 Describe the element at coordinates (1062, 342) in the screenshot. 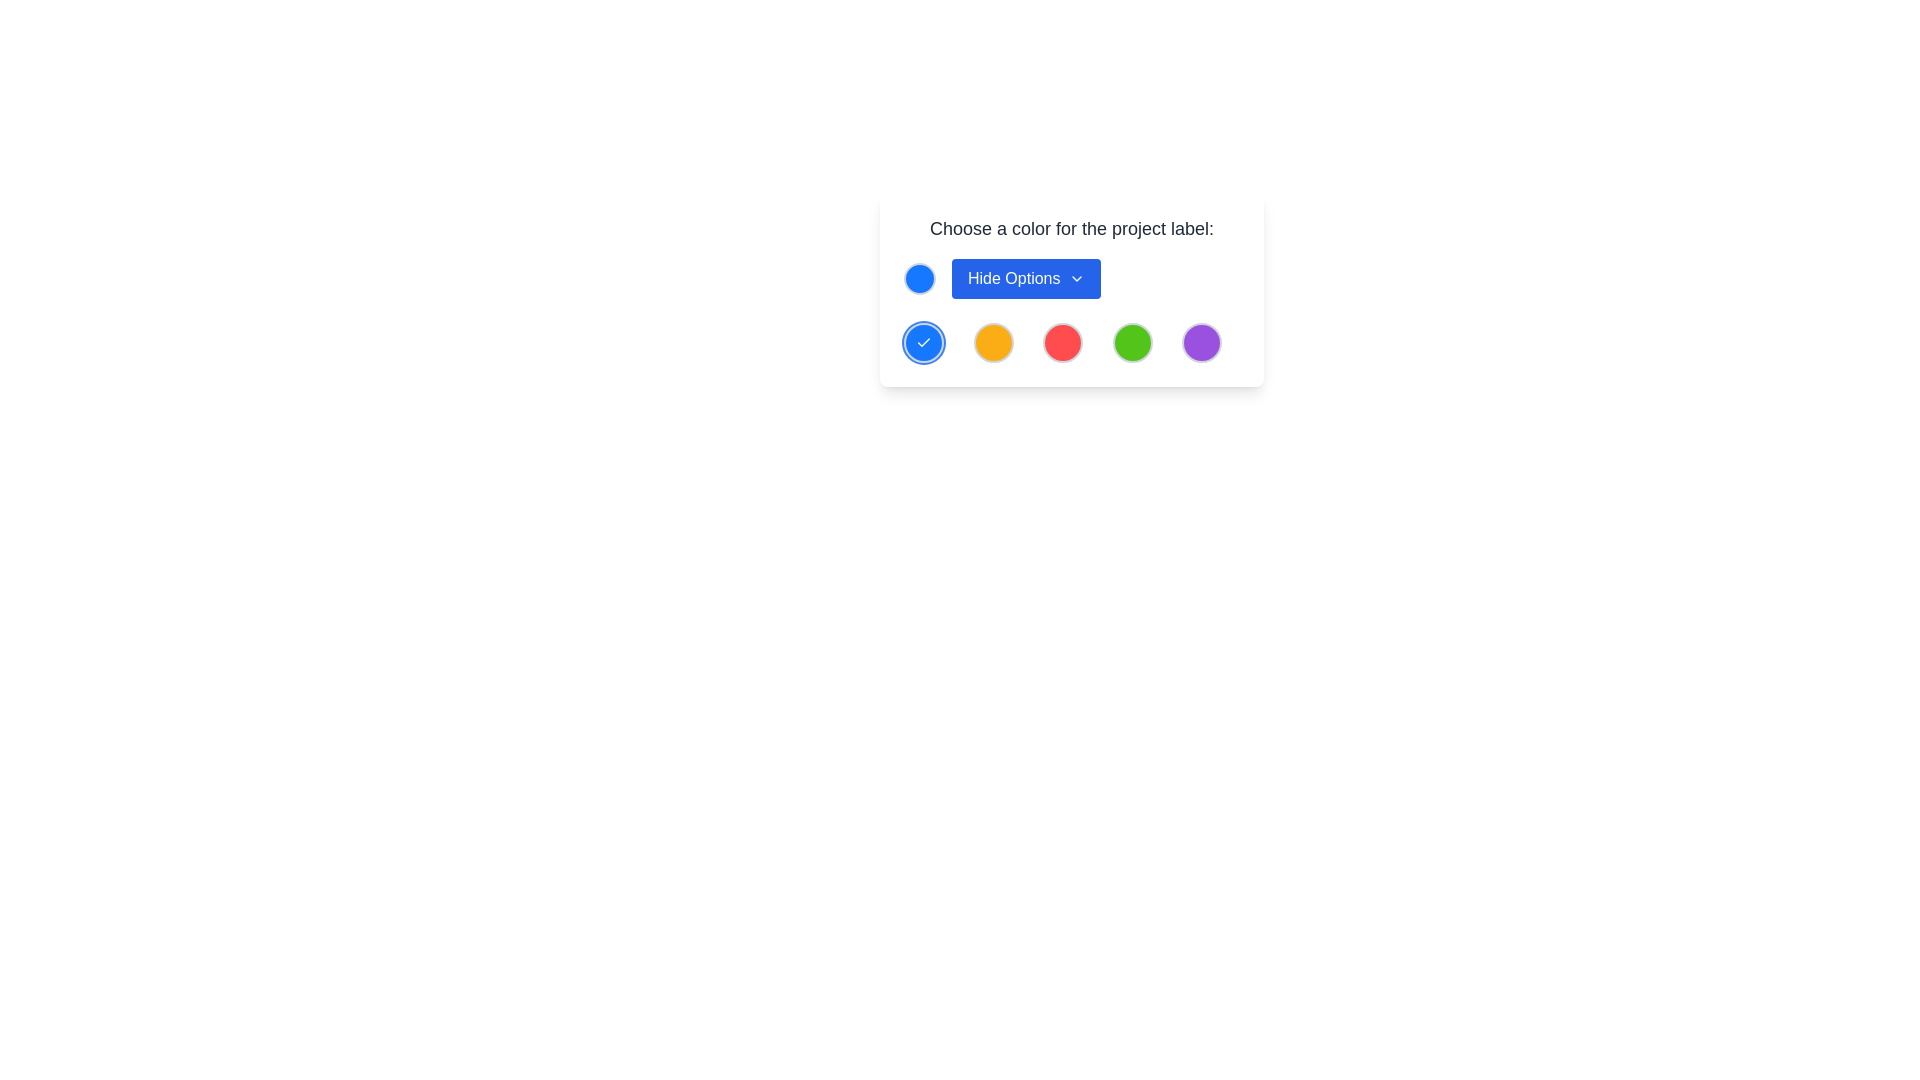

I see `the selectable color button for red, which is the fourth item in the grid layout for labeling a project` at that location.